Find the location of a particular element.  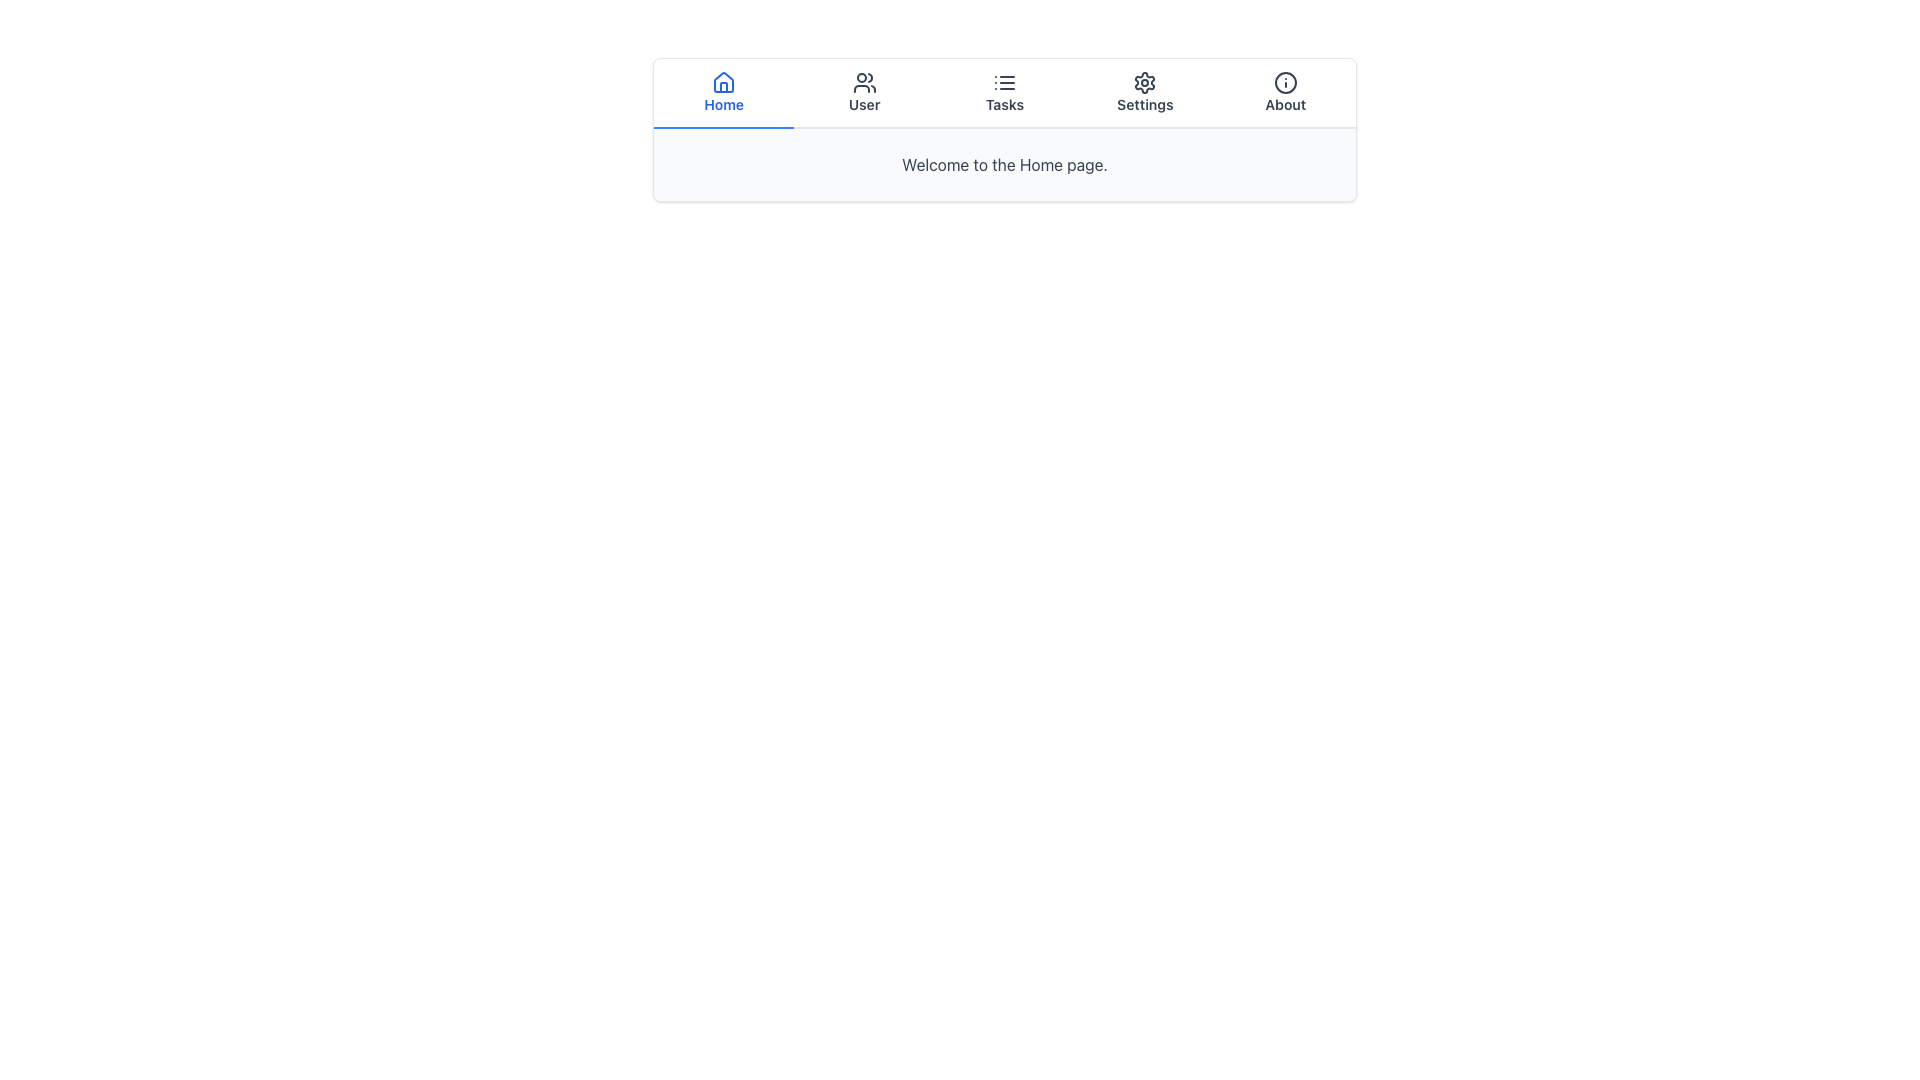

the Settings icon located in the center of the navigation bar is located at coordinates (1145, 82).